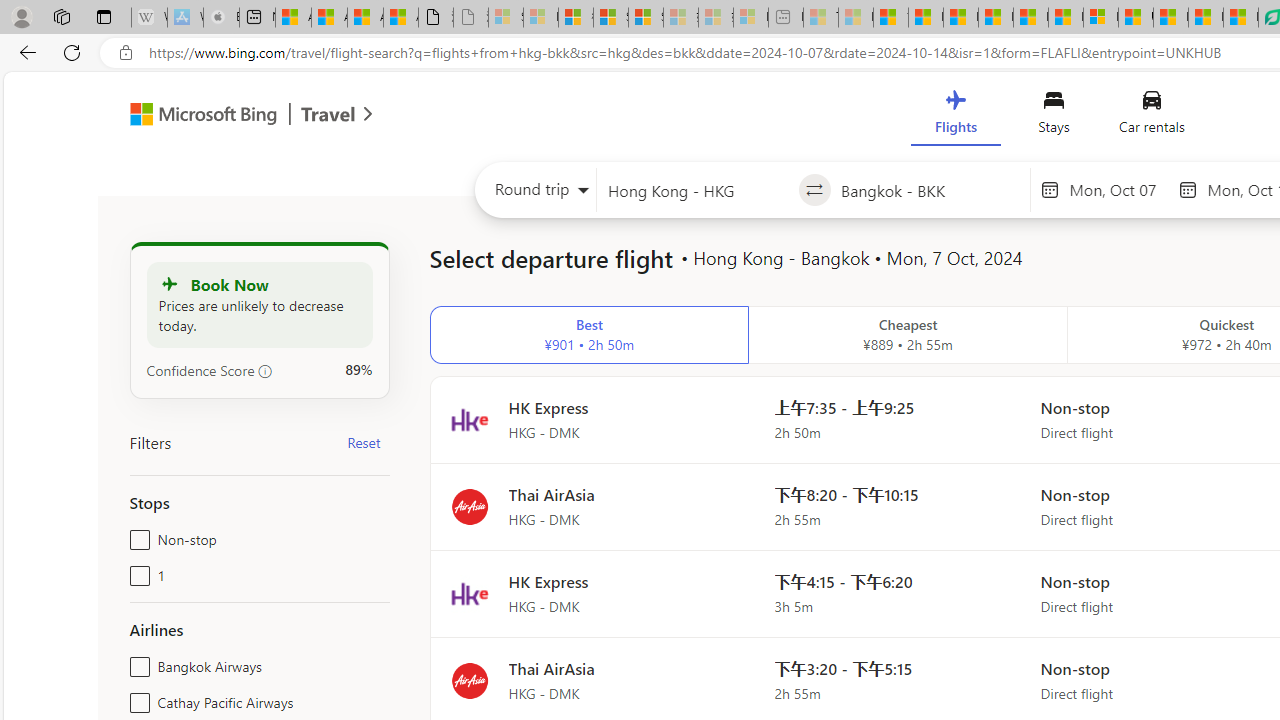 The width and height of the screenshot is (1280, 720). Describe the element at coordinates (199, 114) in the screenshot. I see `'Class: msft-bing-logo msft-bing-logo-desktop'` at that location.